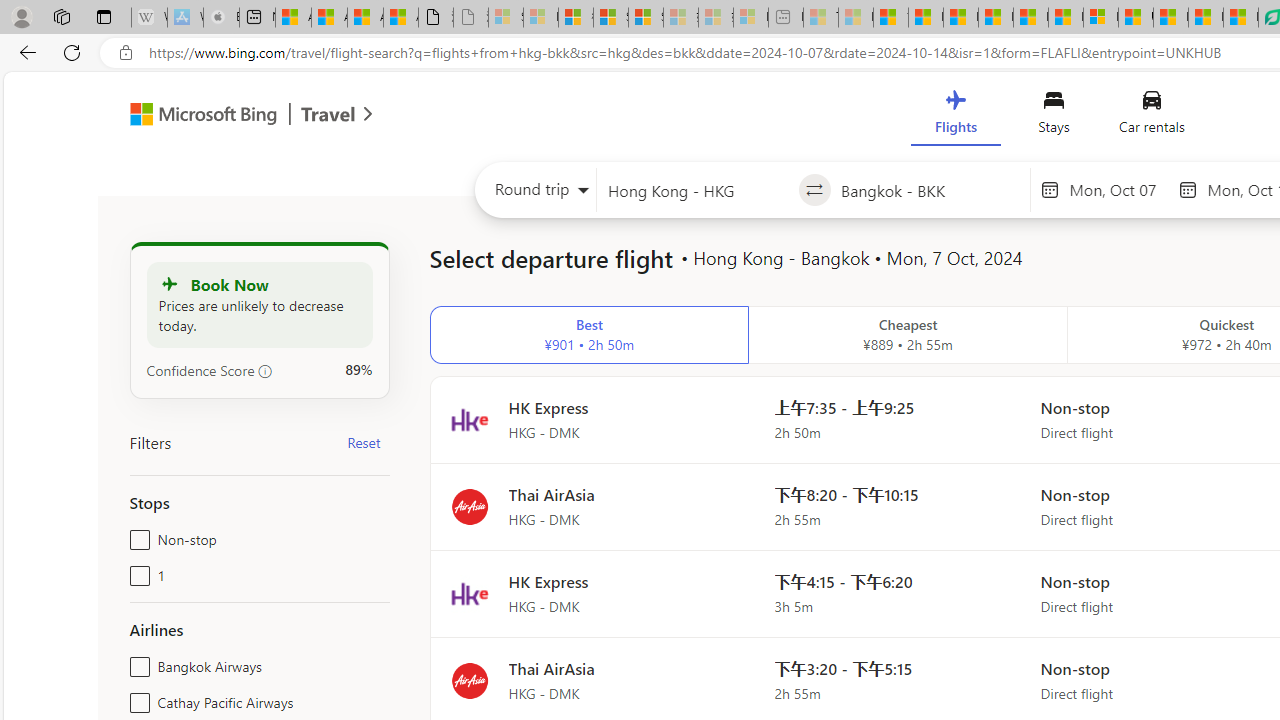 The width and height of the screenshot is (1280, 720). Describe the element at coordinates (199, 114) in the screenshot. I see `'Class: msft-bing-logo msft-bing-logo-desktop'` at that location.